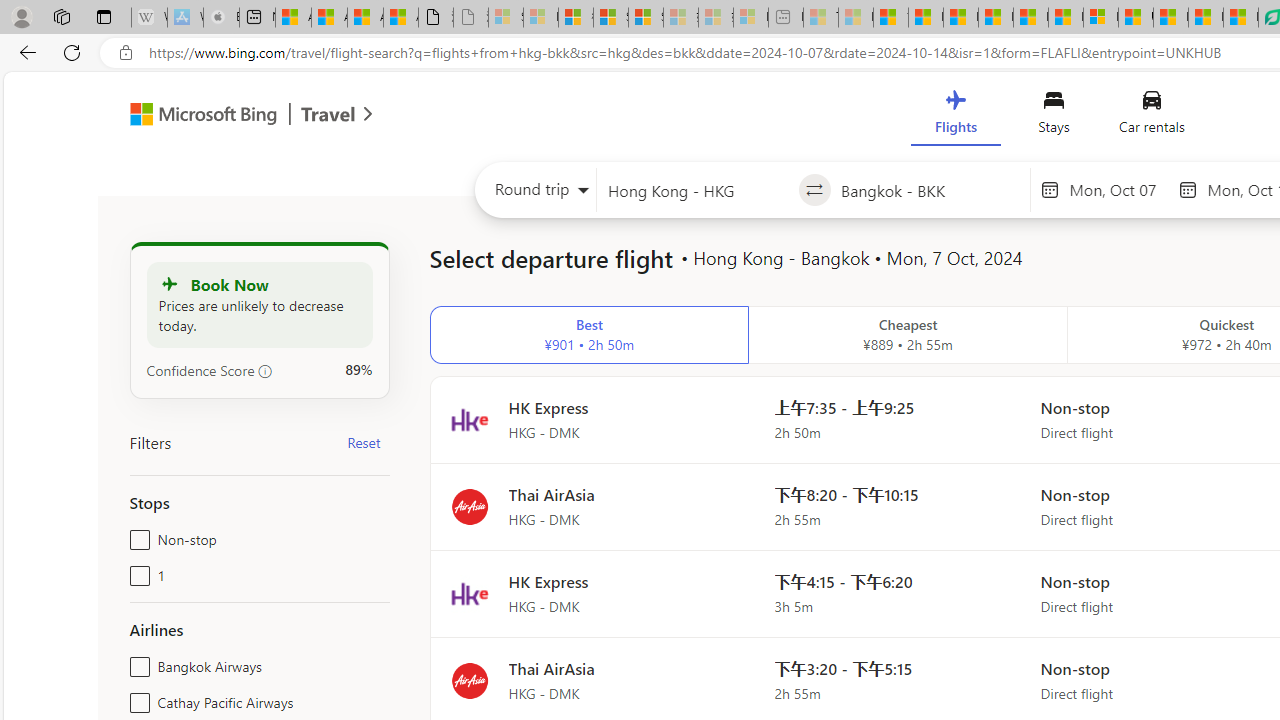 The width and height of the screenshot is (1280, 720). Describe the element at coordinates (199, 114) in the screenshot. I see `'Class: msft-bing-logo msft-bing-logo-desktop'` at that location.